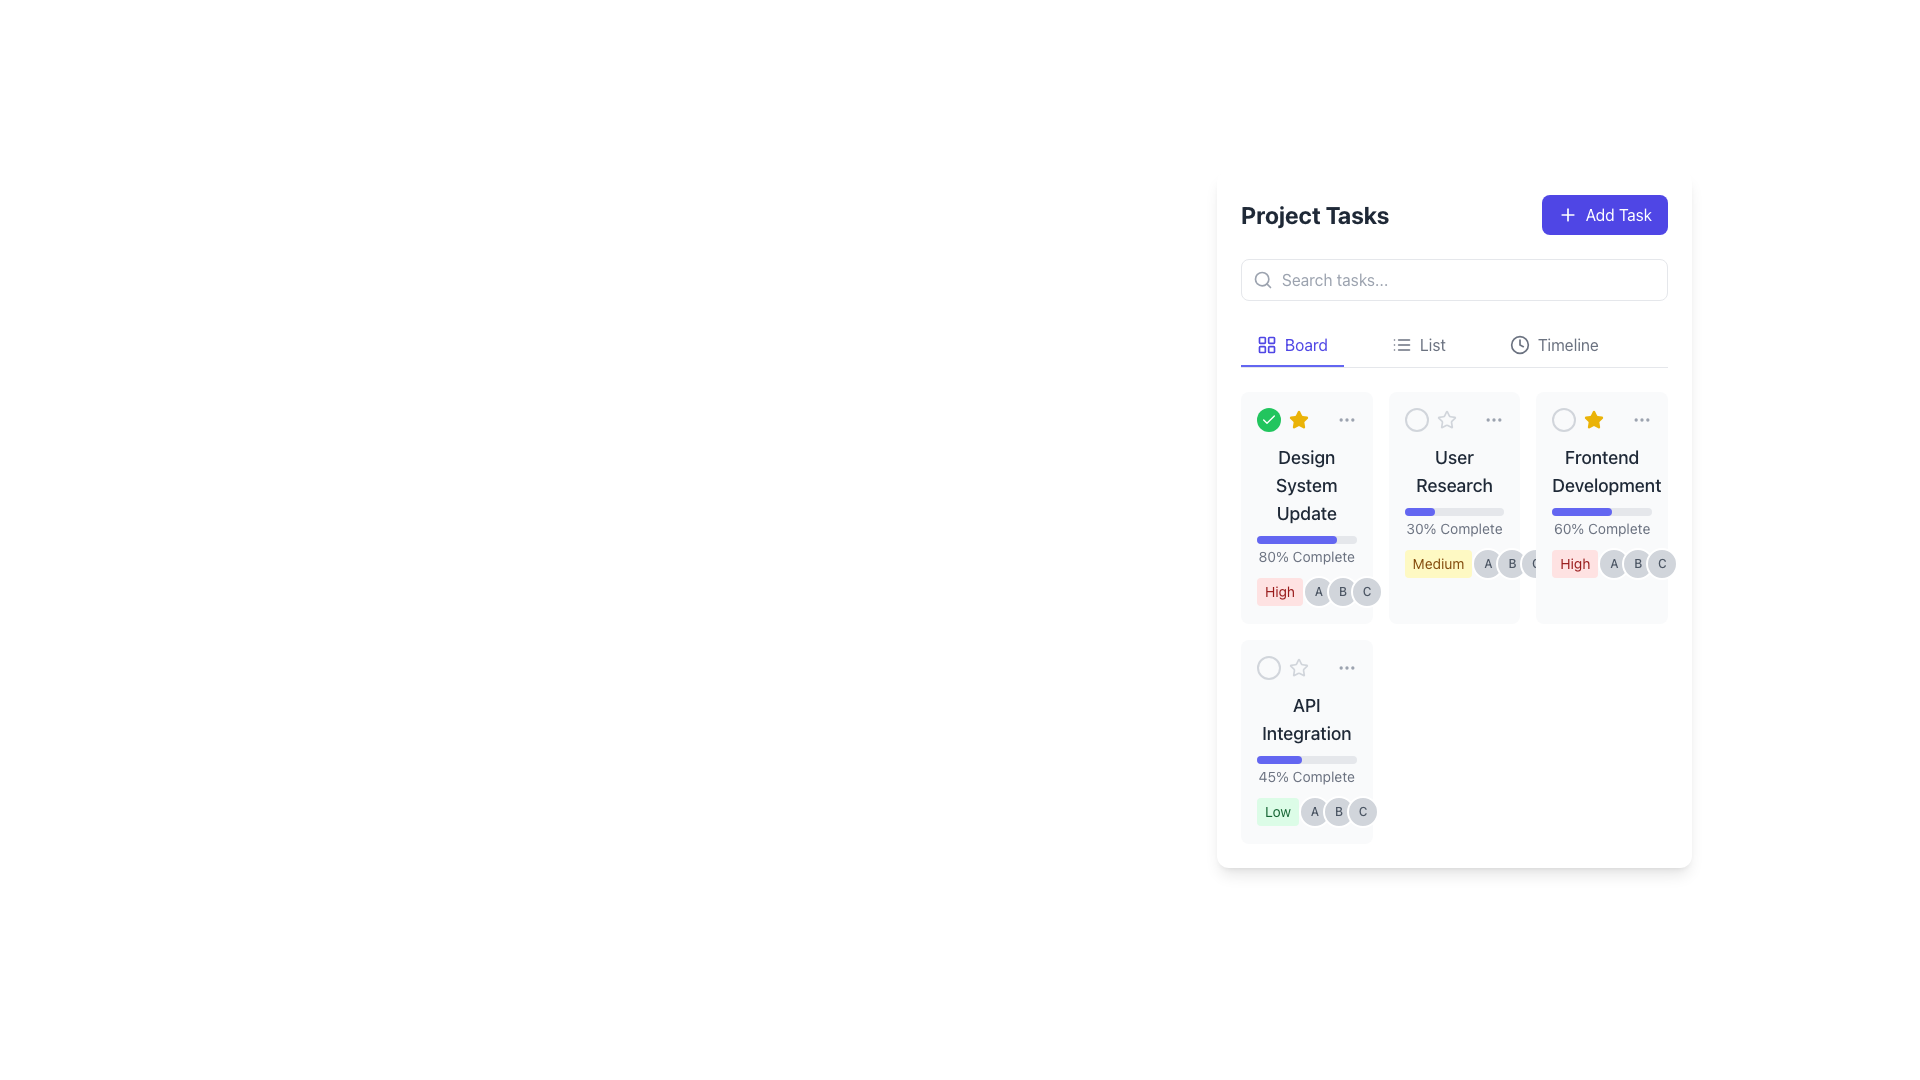 This screenshot has height=1080, width=1920. What do you see at coordinates (1638, 563) in the screenshot?
I see `the group of circular icons labeled 'A', 'B', and 'C' located at the bottom-right of the 'Frontend Development' card in the 'Project Tasks' interface for further interactions` at bounding box center [1638, 563].